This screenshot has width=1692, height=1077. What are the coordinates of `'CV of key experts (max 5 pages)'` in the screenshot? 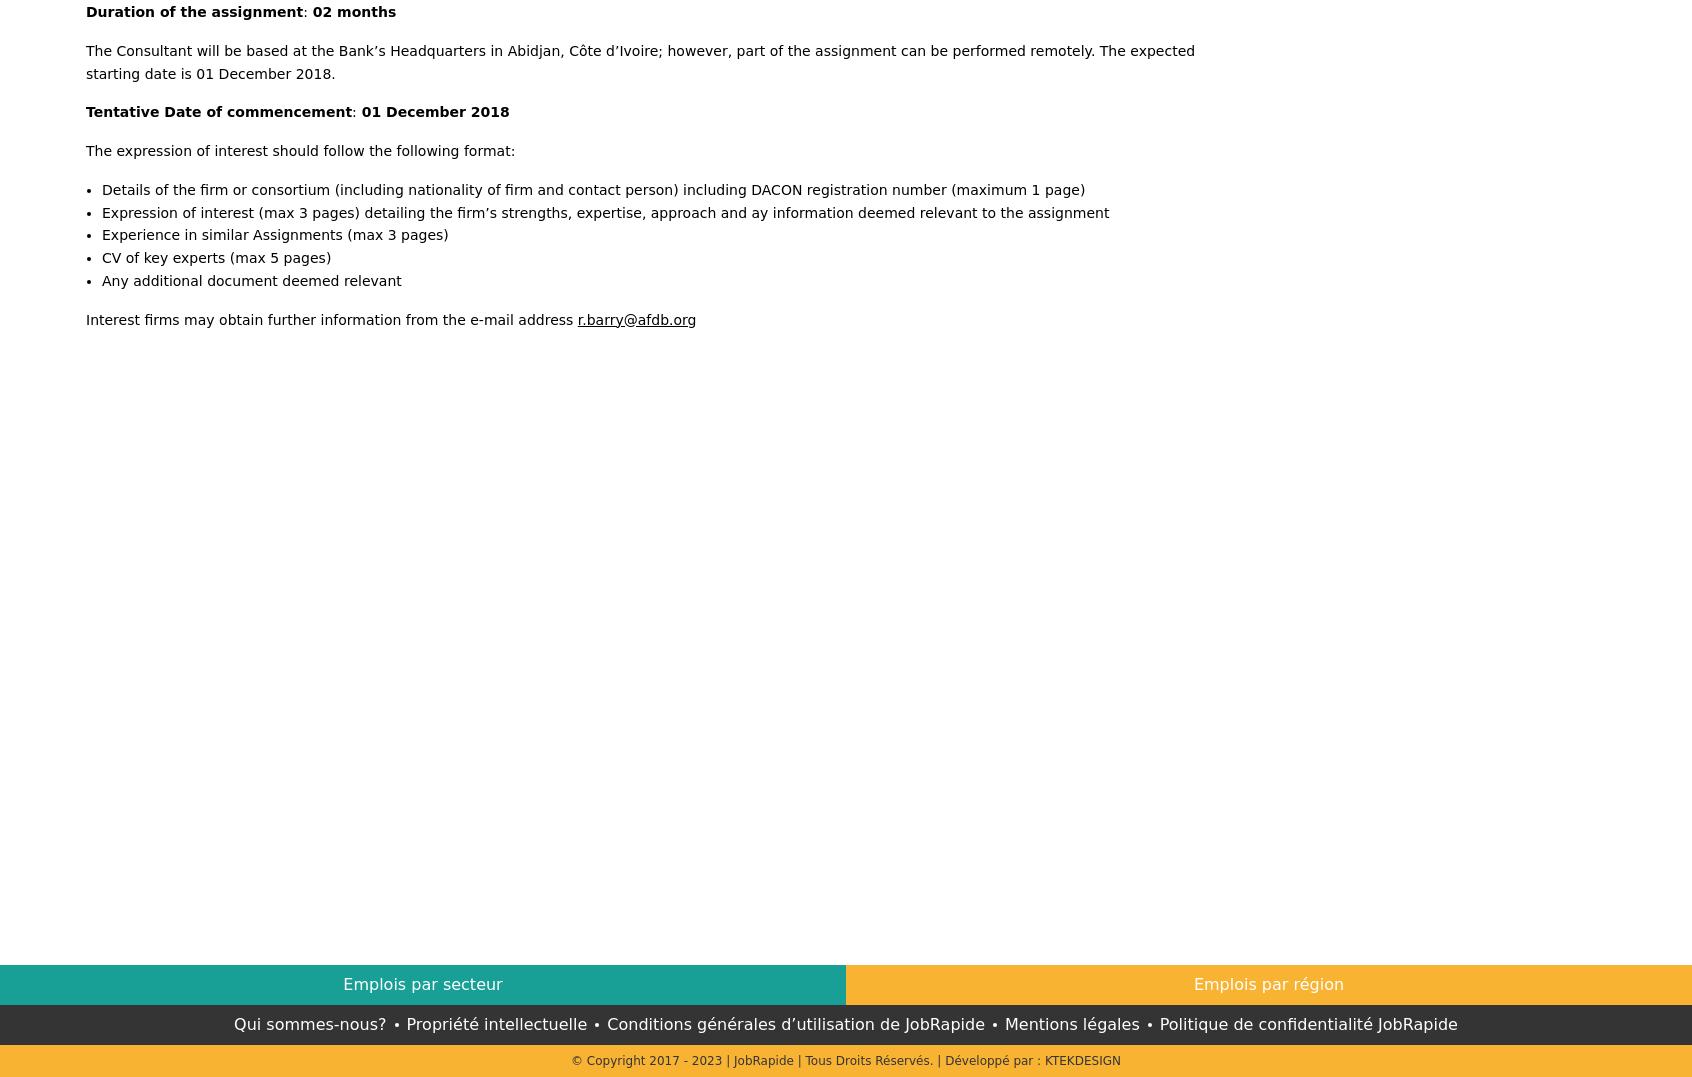 It's located at (102, 257).